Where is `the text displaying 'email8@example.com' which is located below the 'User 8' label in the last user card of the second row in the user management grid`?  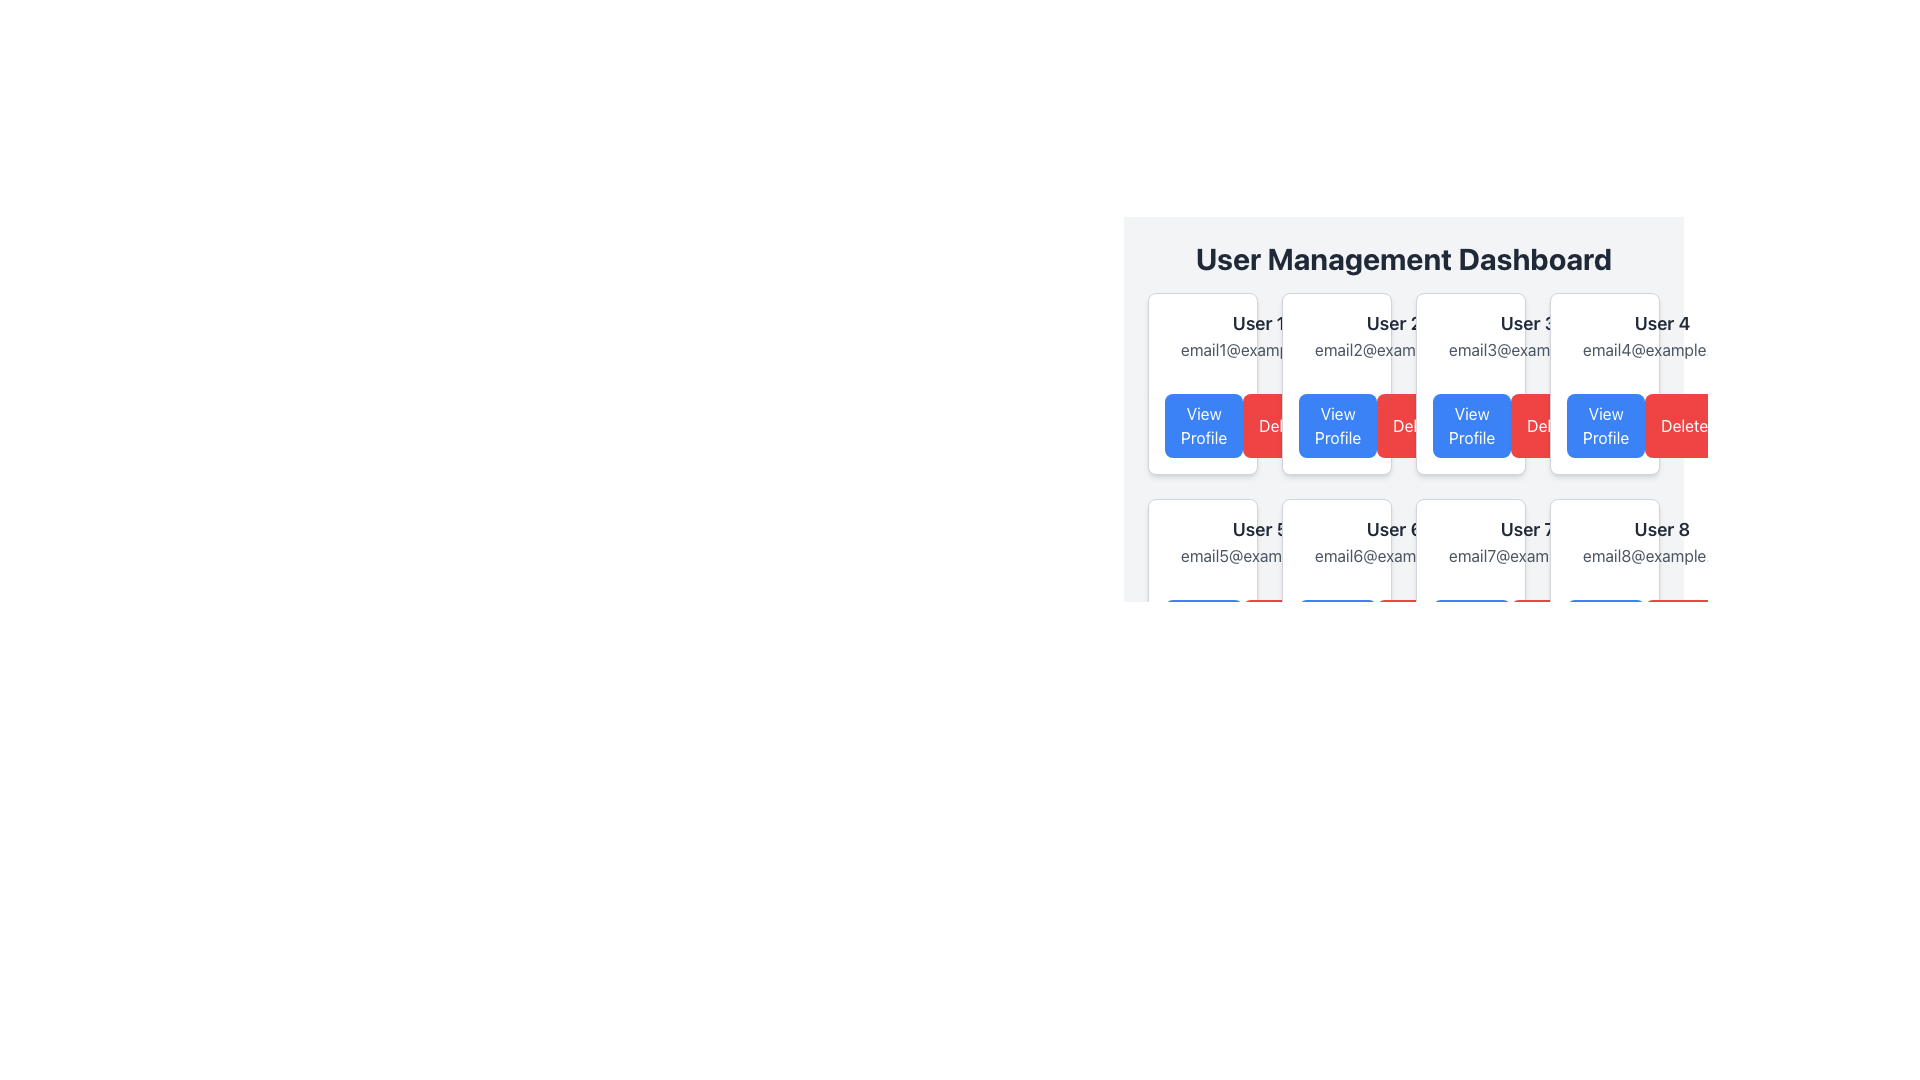 the text displaying 'email8@example.com' which is located below the 'User 8' label in the last user card of the second row in the user management grid is located at coordinates (1604, 542).